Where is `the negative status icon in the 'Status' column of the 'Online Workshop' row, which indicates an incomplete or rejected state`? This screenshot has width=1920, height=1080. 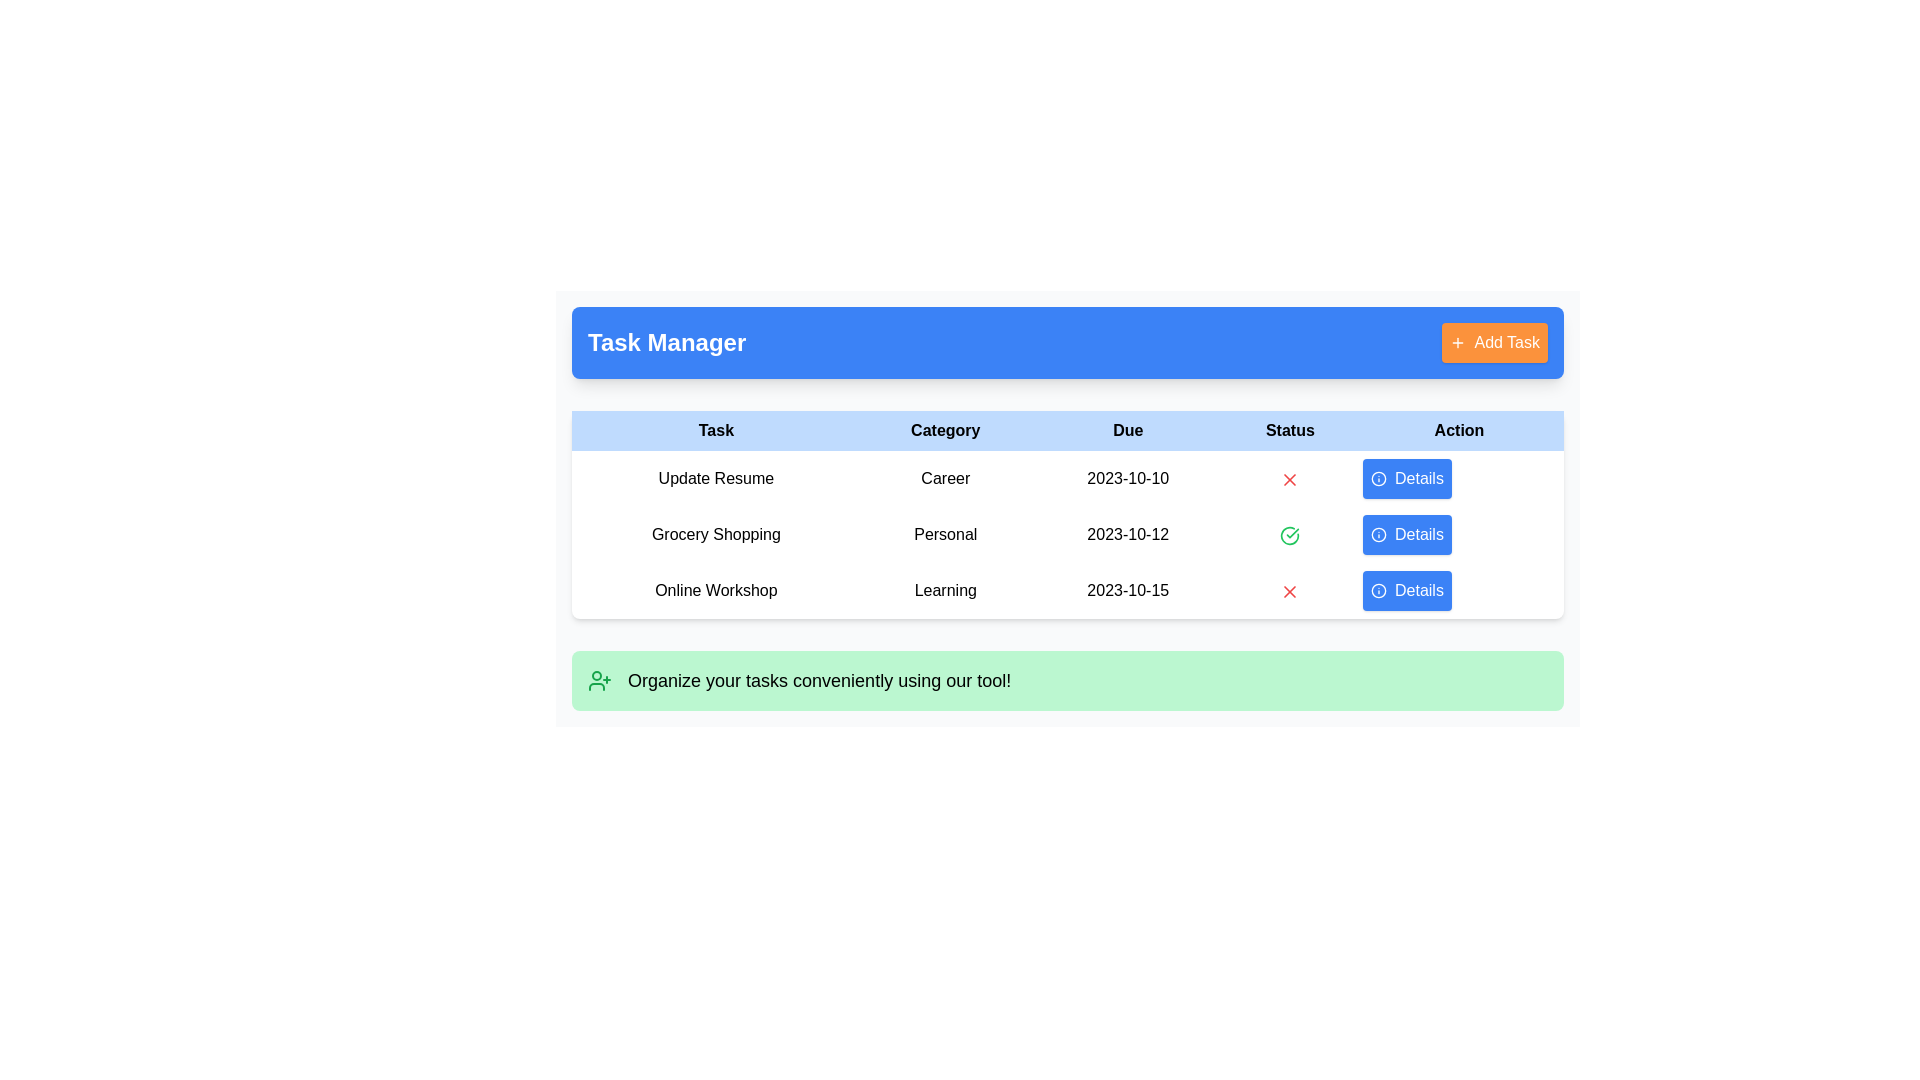
the negative status icon in the 'Status' column of the 'Online Workshop' row, which indicates an incomplete or rejected state is located at coordinates (1290, 589).